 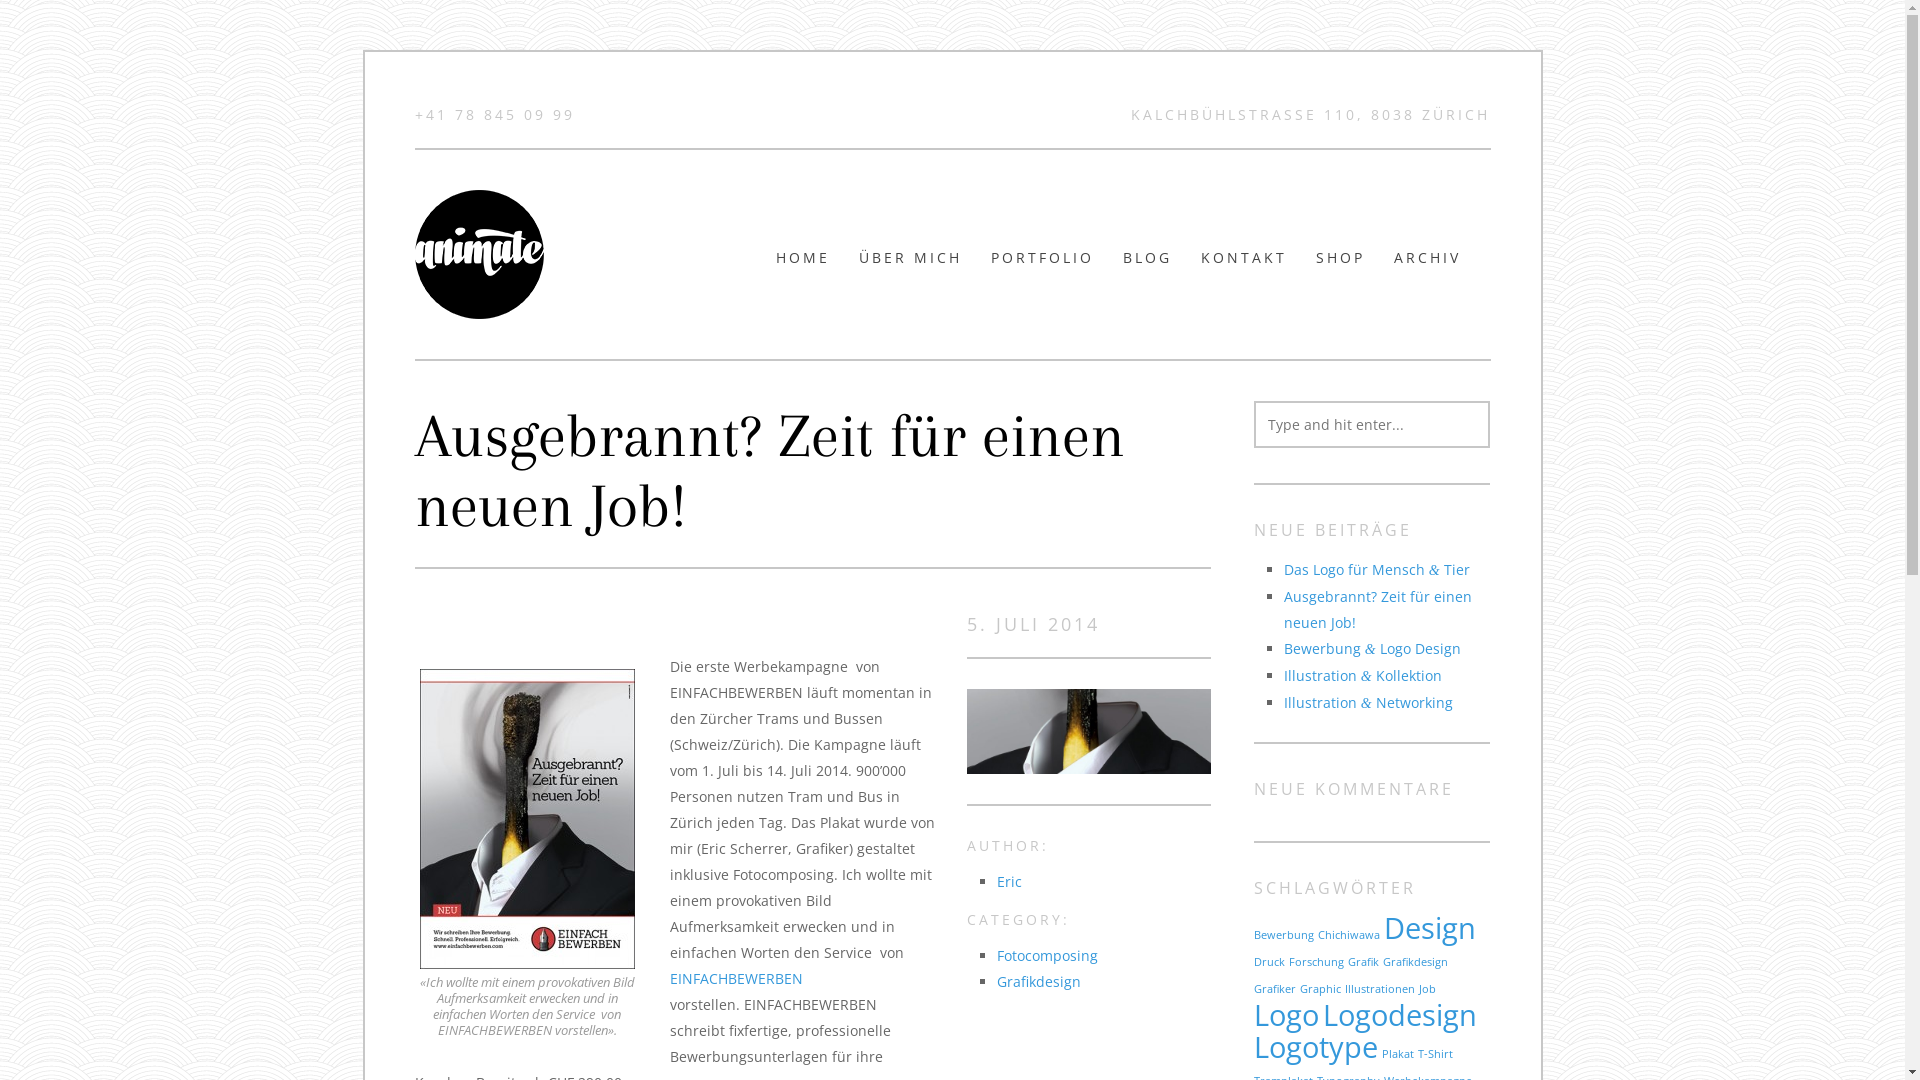 I want to click on 'Chichiwawa', so click(x=1348, y=934).